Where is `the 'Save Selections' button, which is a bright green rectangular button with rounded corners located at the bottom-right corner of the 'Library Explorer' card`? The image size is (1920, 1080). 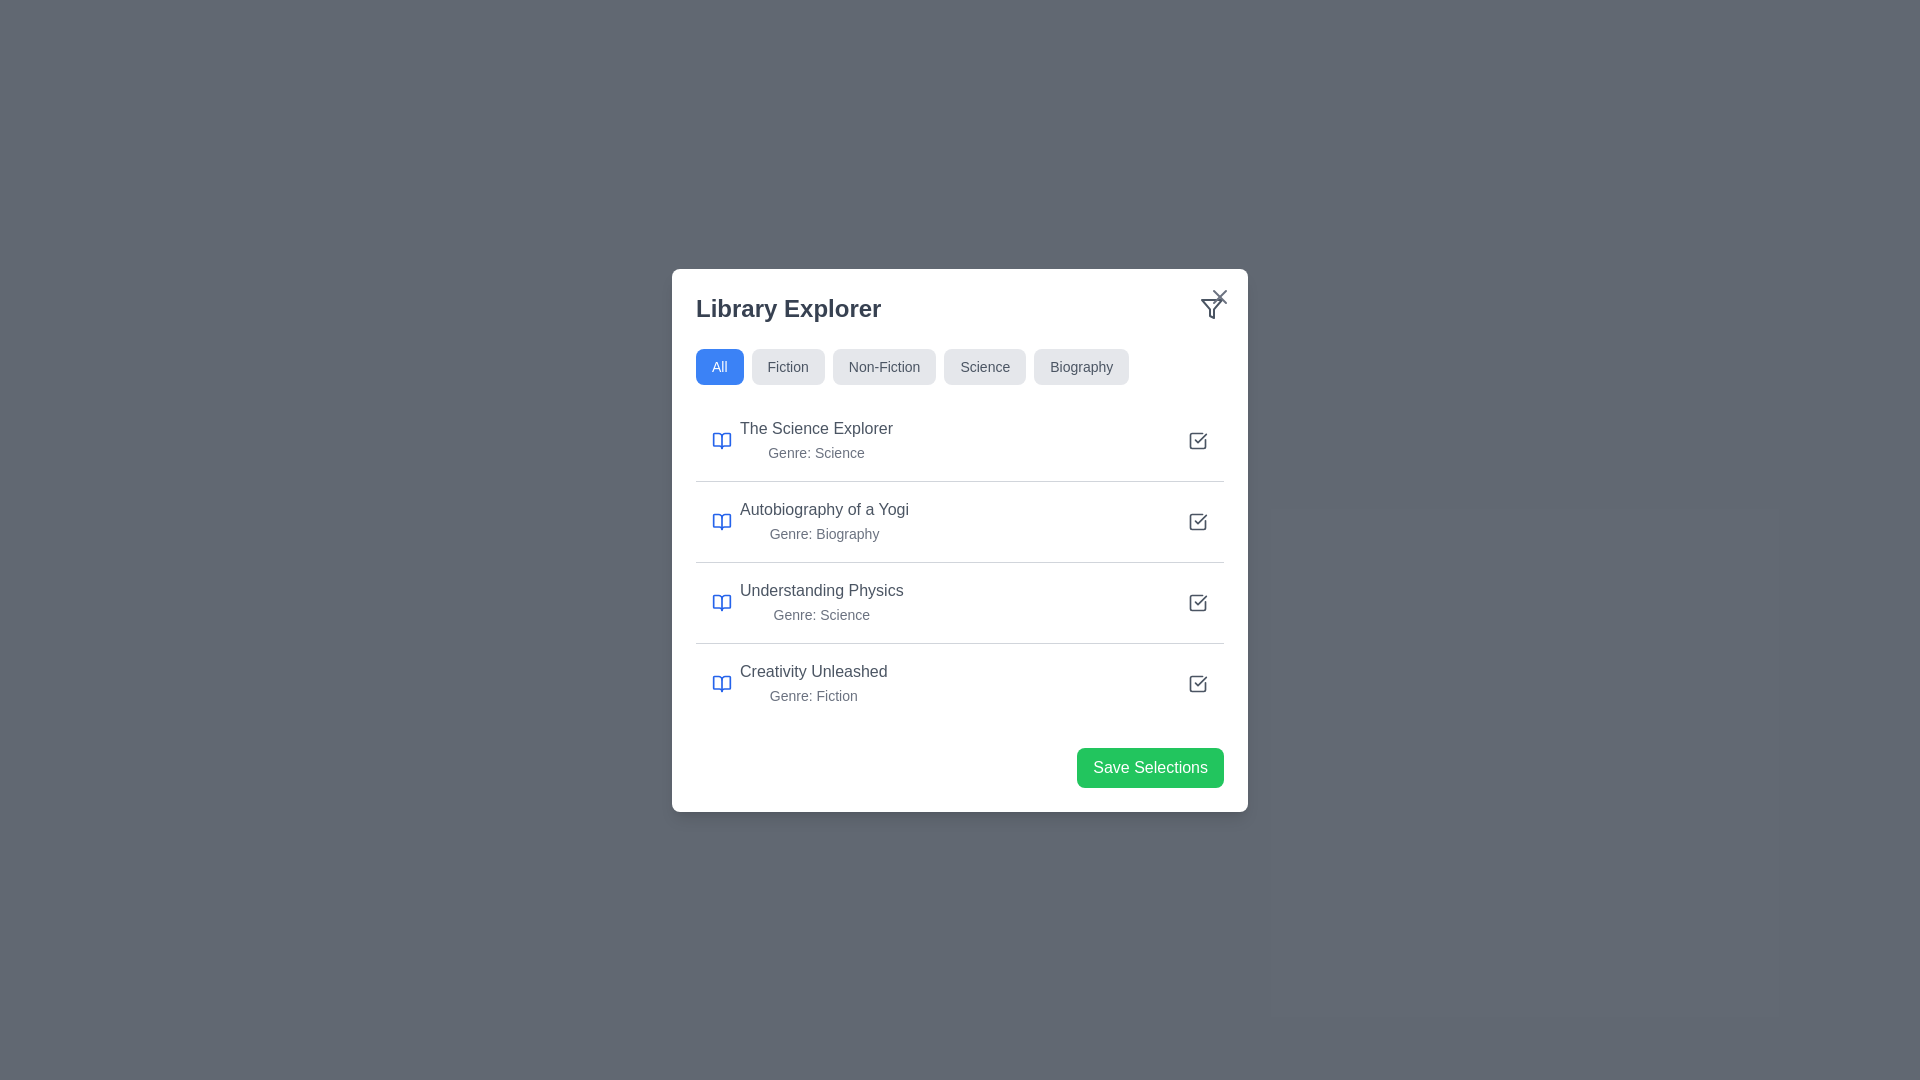
the 'Save Selections' button, which is a bright green rectangular button with rounded corners located at the bottom-right corner of the 'Library Explorer' card is located at coordinates (1150, 766).